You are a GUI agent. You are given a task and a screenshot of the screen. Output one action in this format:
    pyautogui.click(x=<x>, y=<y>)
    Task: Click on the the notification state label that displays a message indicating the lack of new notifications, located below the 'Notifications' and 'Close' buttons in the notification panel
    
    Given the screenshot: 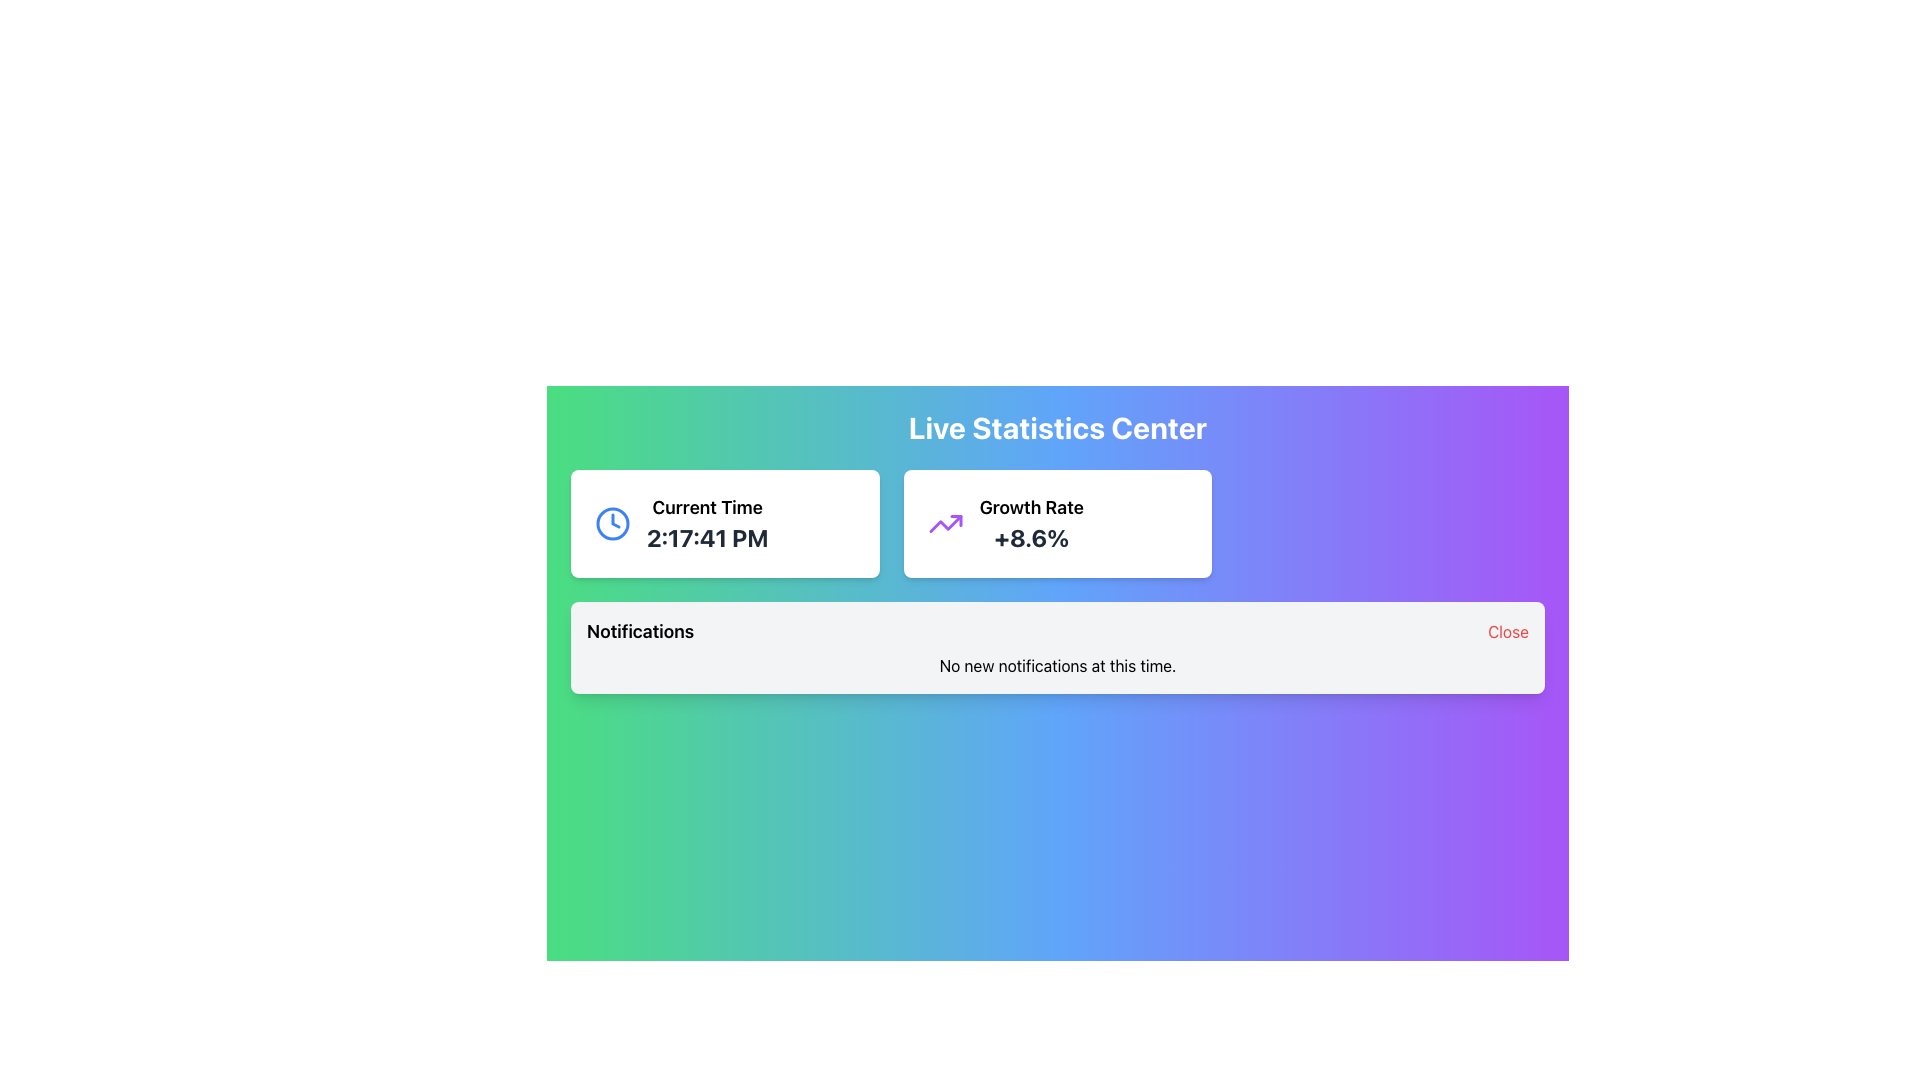 What is the action you would take?
    pyautogui.click(x=1056, y=666)
    